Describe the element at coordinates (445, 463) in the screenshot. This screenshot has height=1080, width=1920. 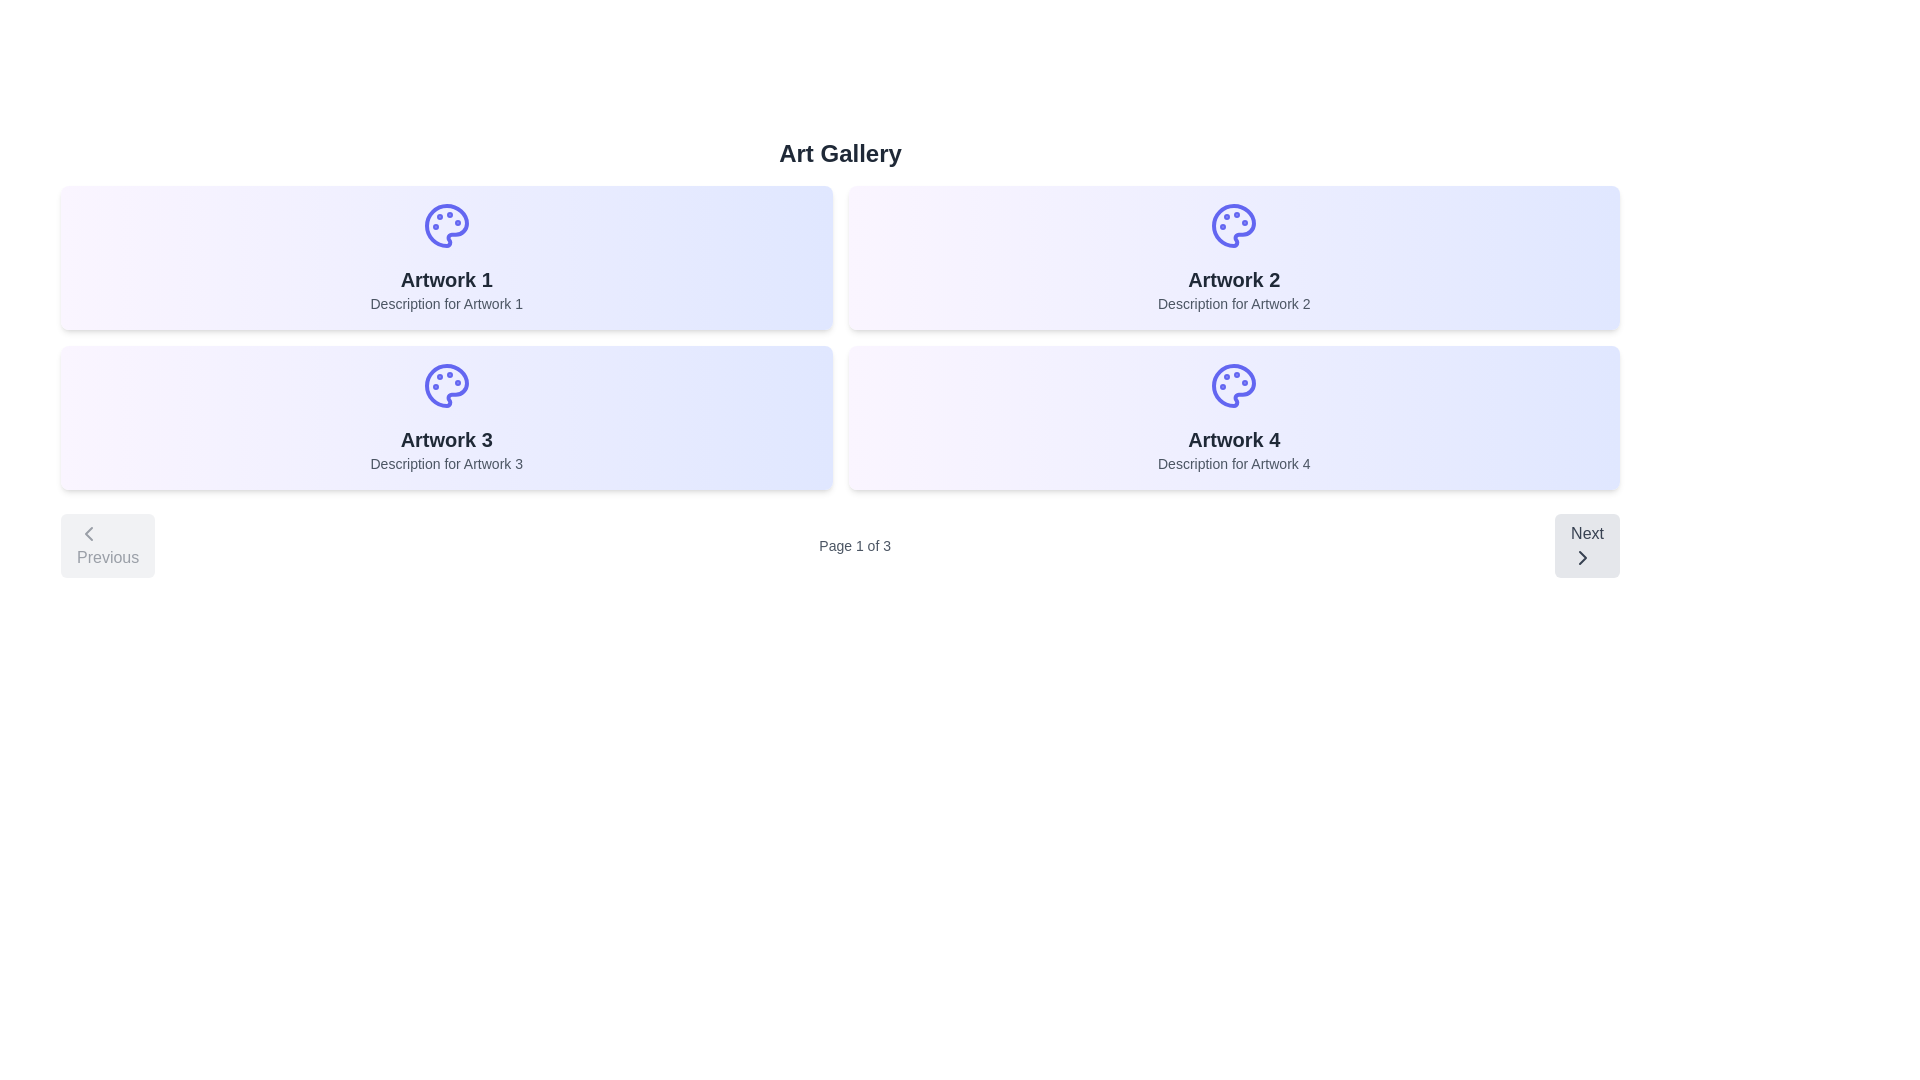
I see `the text label displaying 'Description for Artwork 3'` at that location.